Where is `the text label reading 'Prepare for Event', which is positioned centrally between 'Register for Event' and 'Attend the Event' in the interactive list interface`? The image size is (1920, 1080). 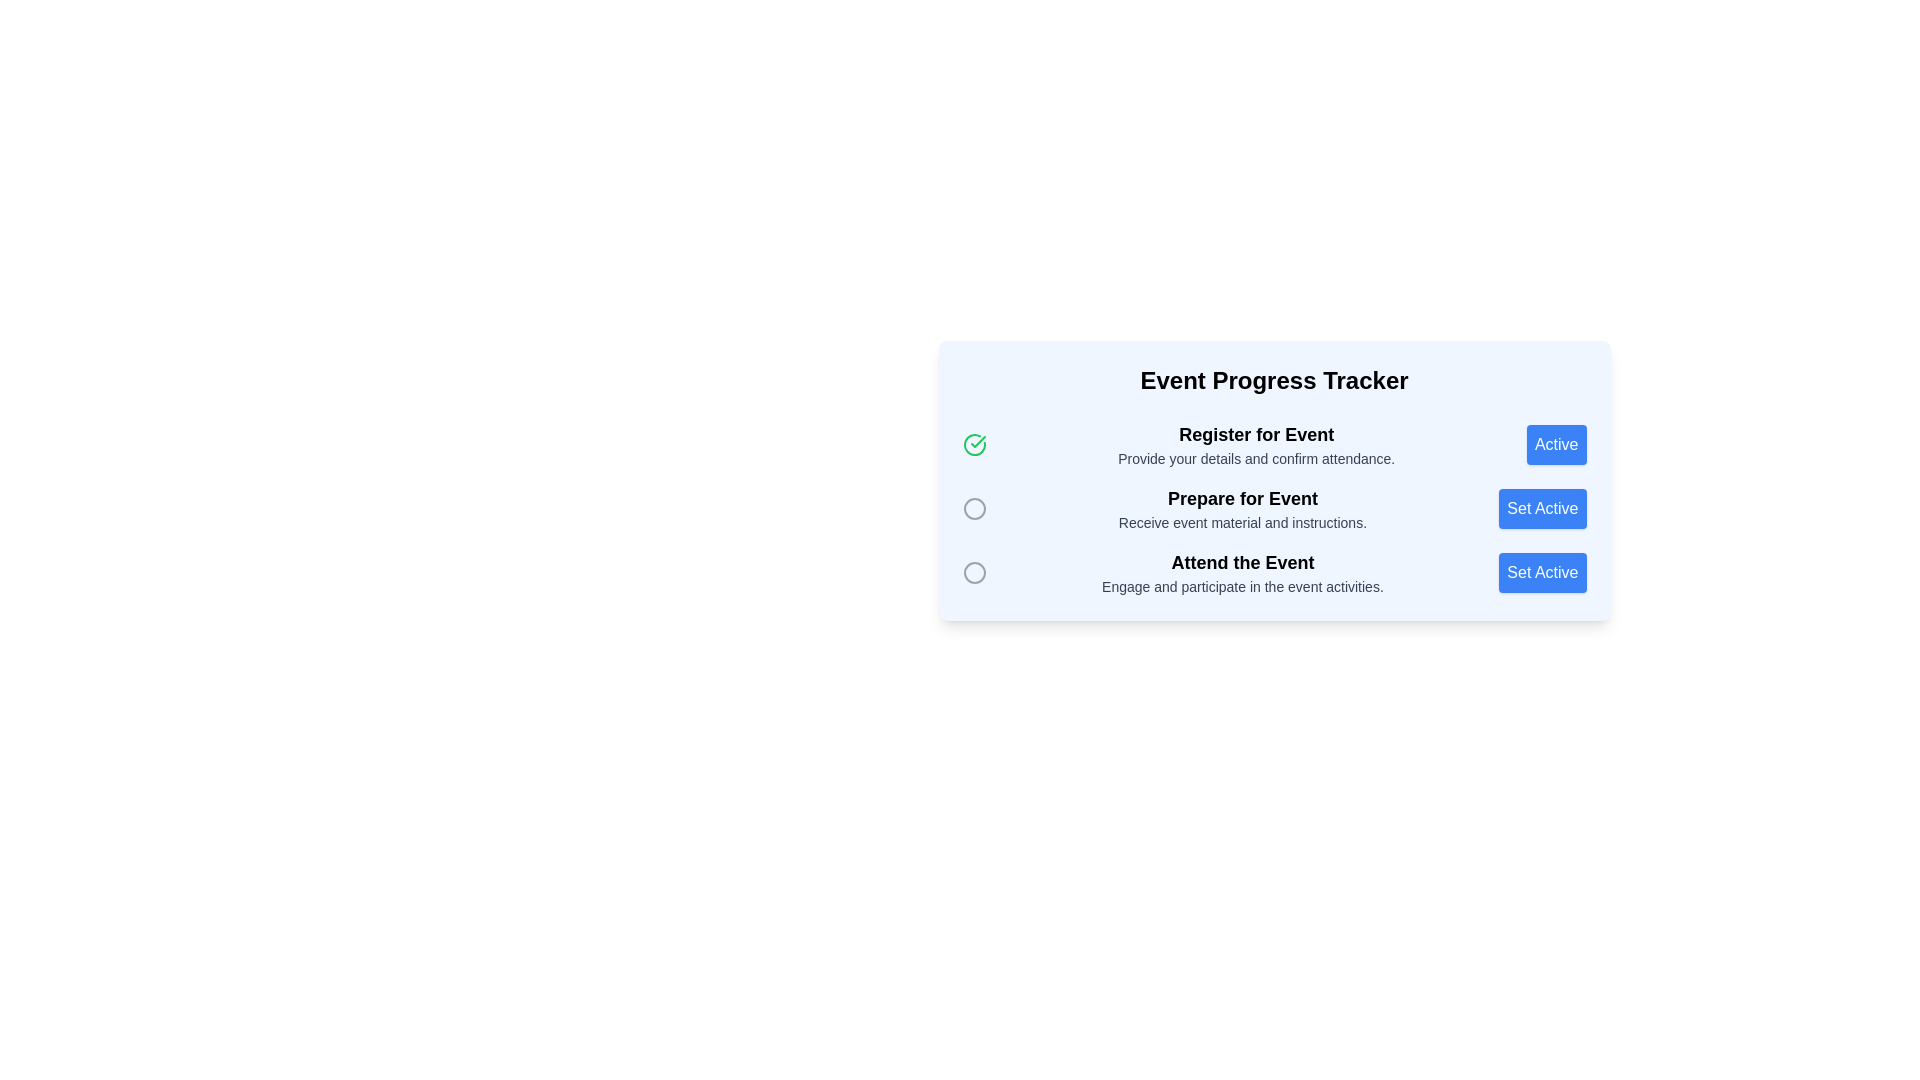
the text label reading 'Prepare for Event', which is positioned centrally between 'Register for Event' and 'Attend the Event' in the interactive list interface is located at coordinates (1242, 497).